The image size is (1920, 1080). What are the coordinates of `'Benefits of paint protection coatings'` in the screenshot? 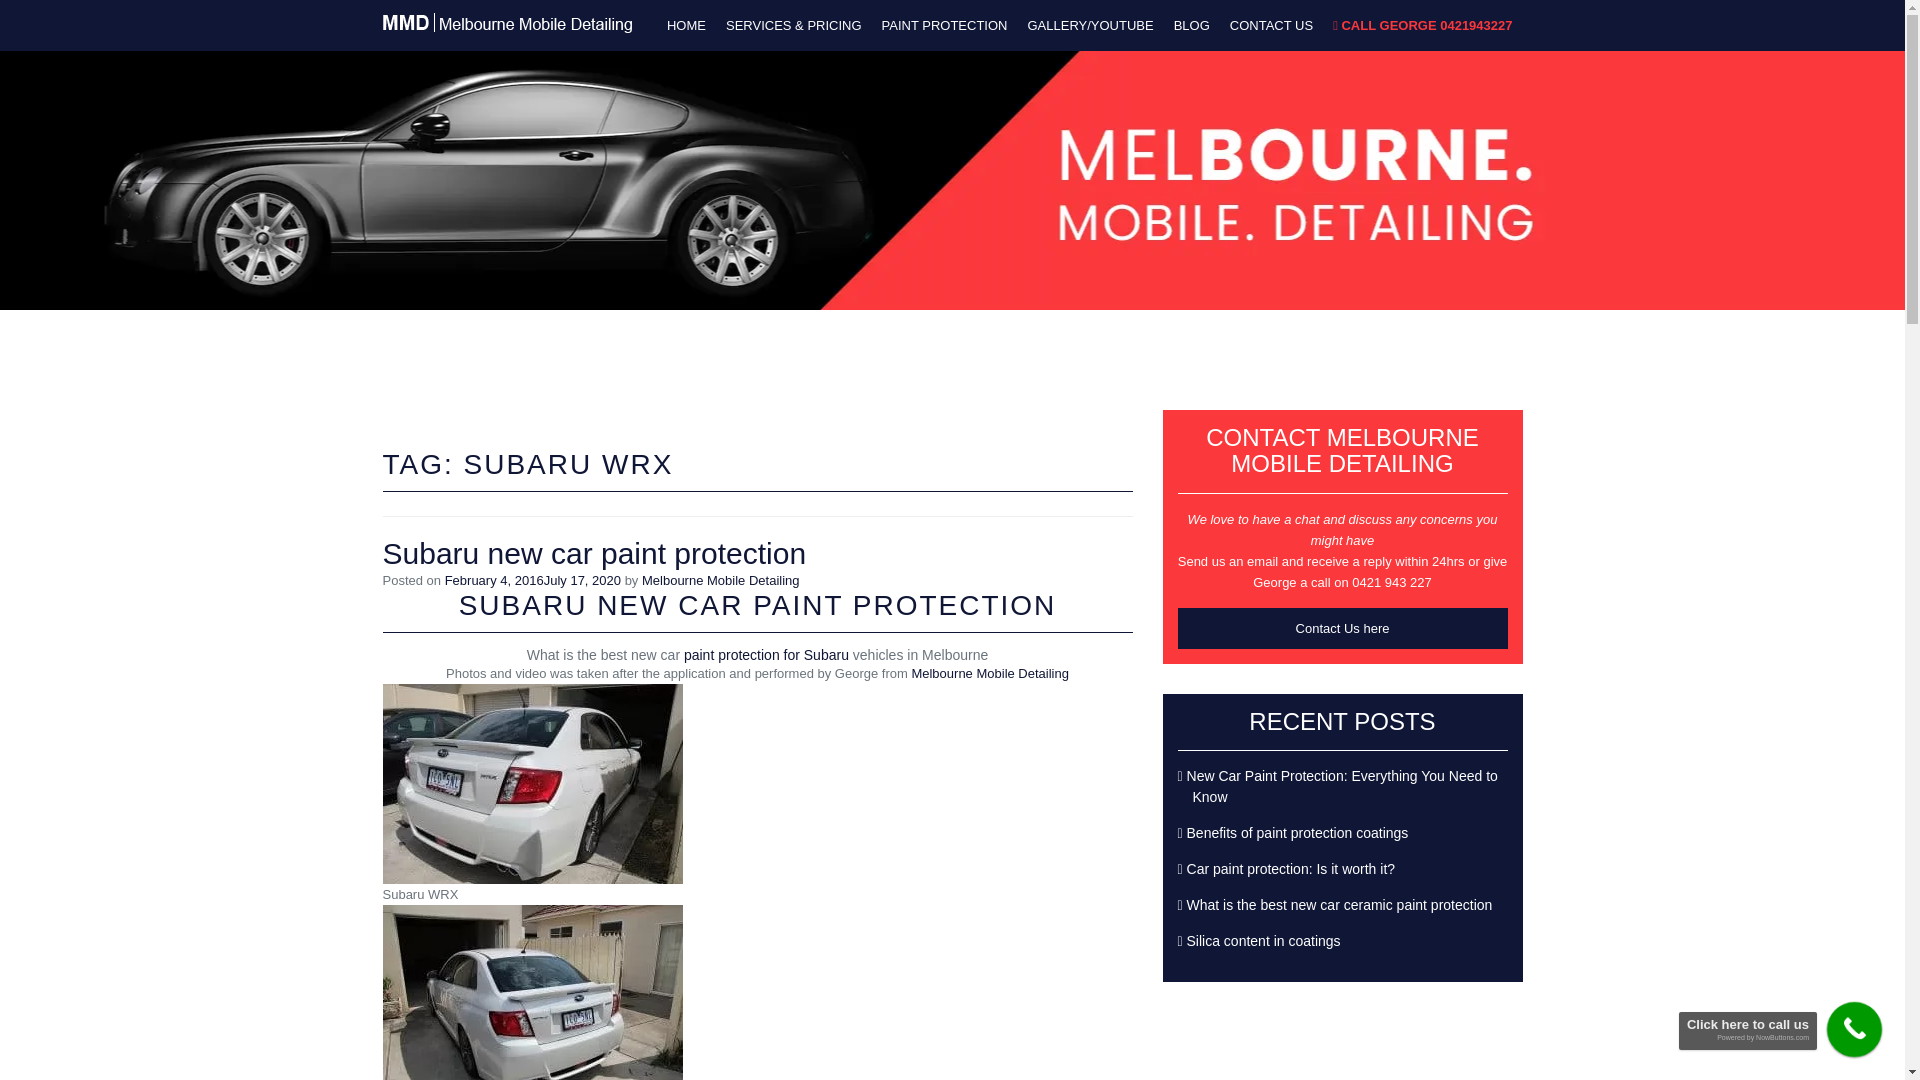 It's located at (1297, 833).